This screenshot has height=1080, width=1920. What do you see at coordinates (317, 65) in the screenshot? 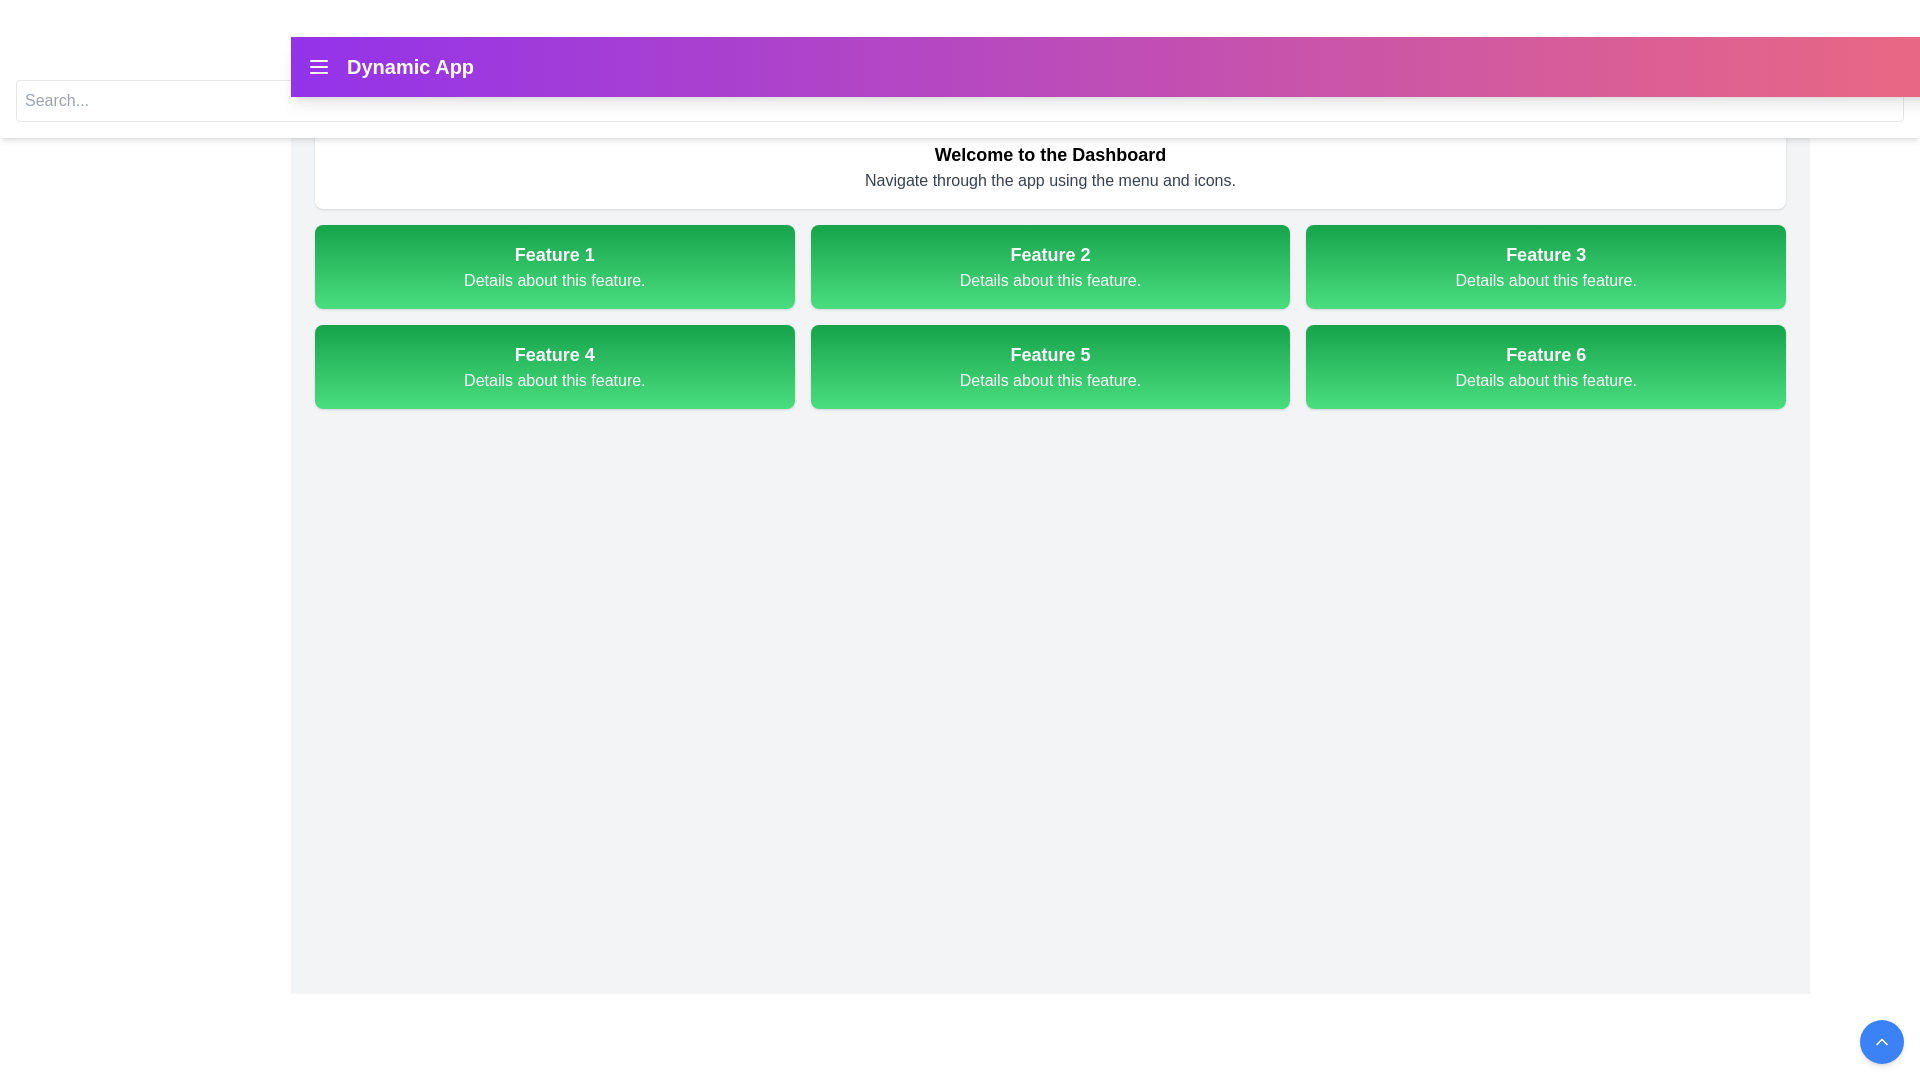
I see `the menu icon located in the top header bar` at bounding box center [317, 65].